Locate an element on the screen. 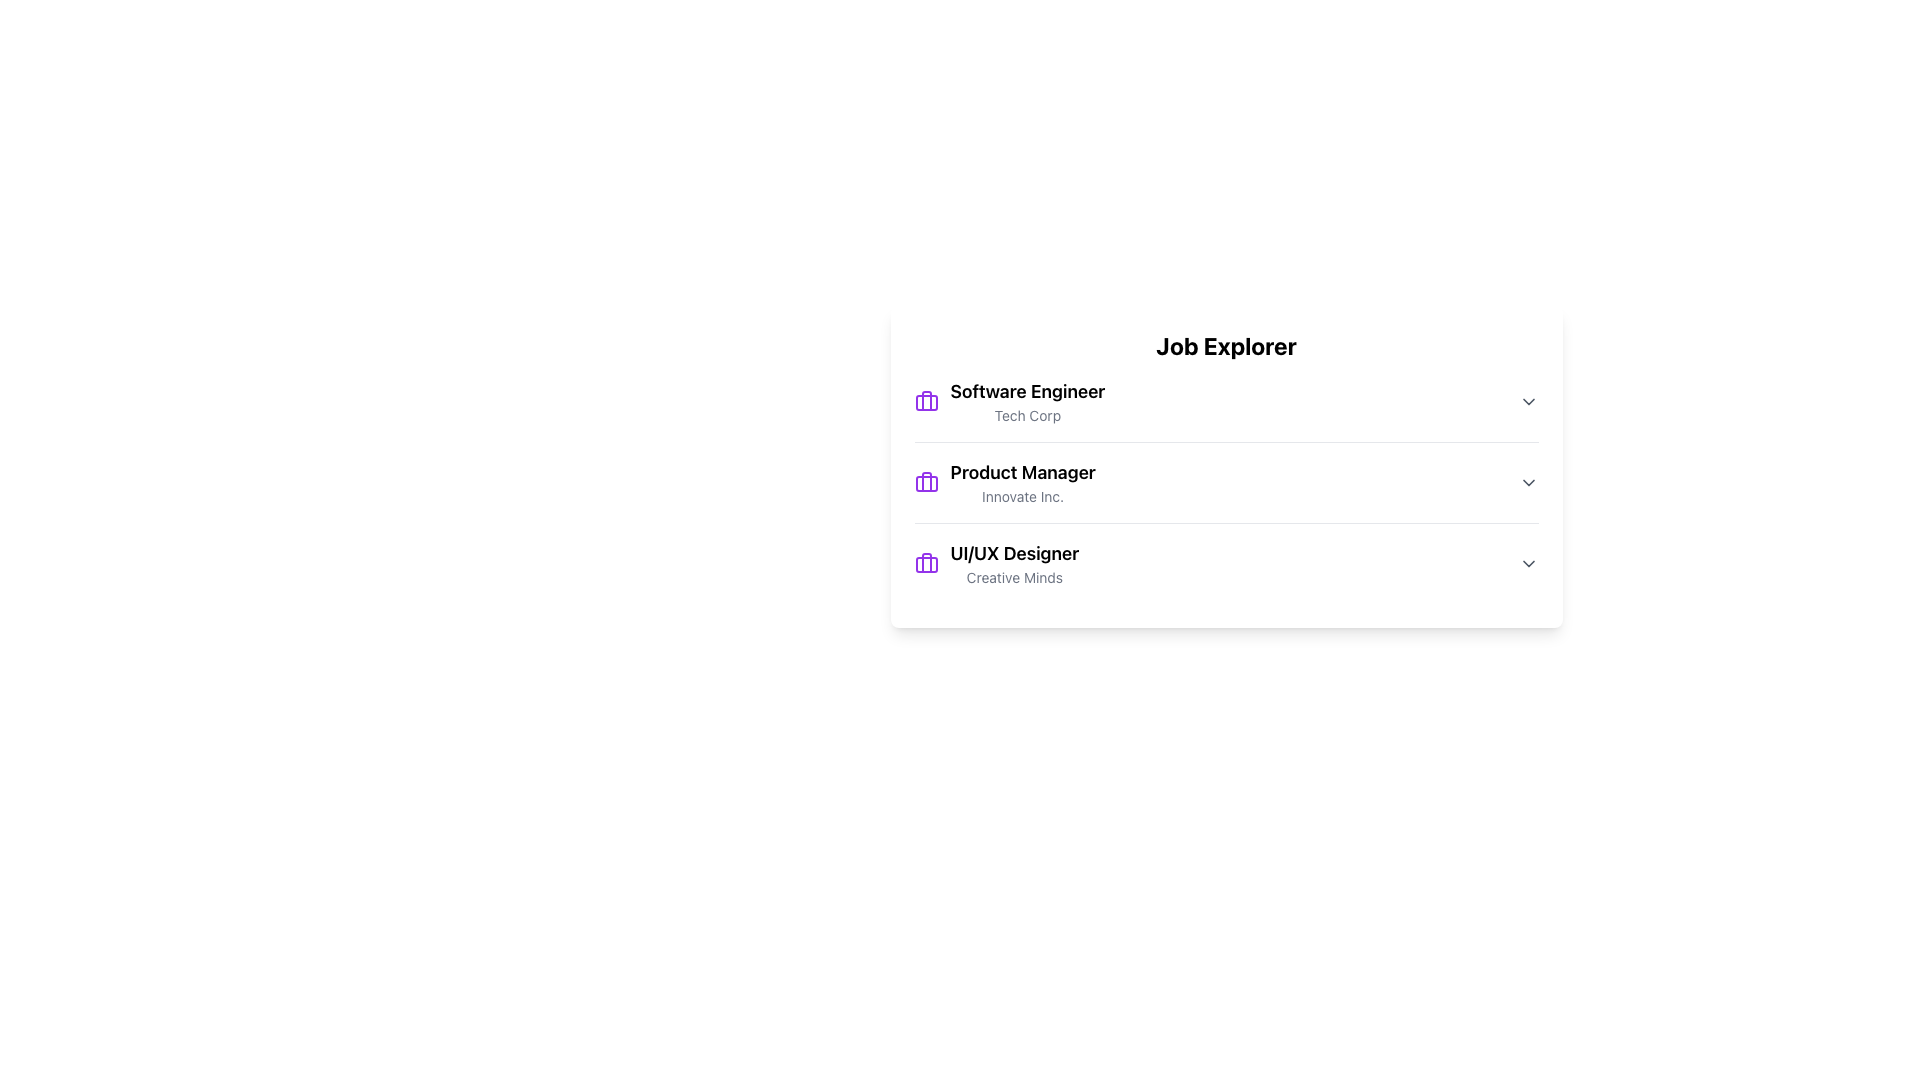 This screenshot has height=1080, width=1920. the job listing Content Block that represents a job entry between 'Software Engineer' and 'UI/UX Designer' is located at coordinates (1005, 482).